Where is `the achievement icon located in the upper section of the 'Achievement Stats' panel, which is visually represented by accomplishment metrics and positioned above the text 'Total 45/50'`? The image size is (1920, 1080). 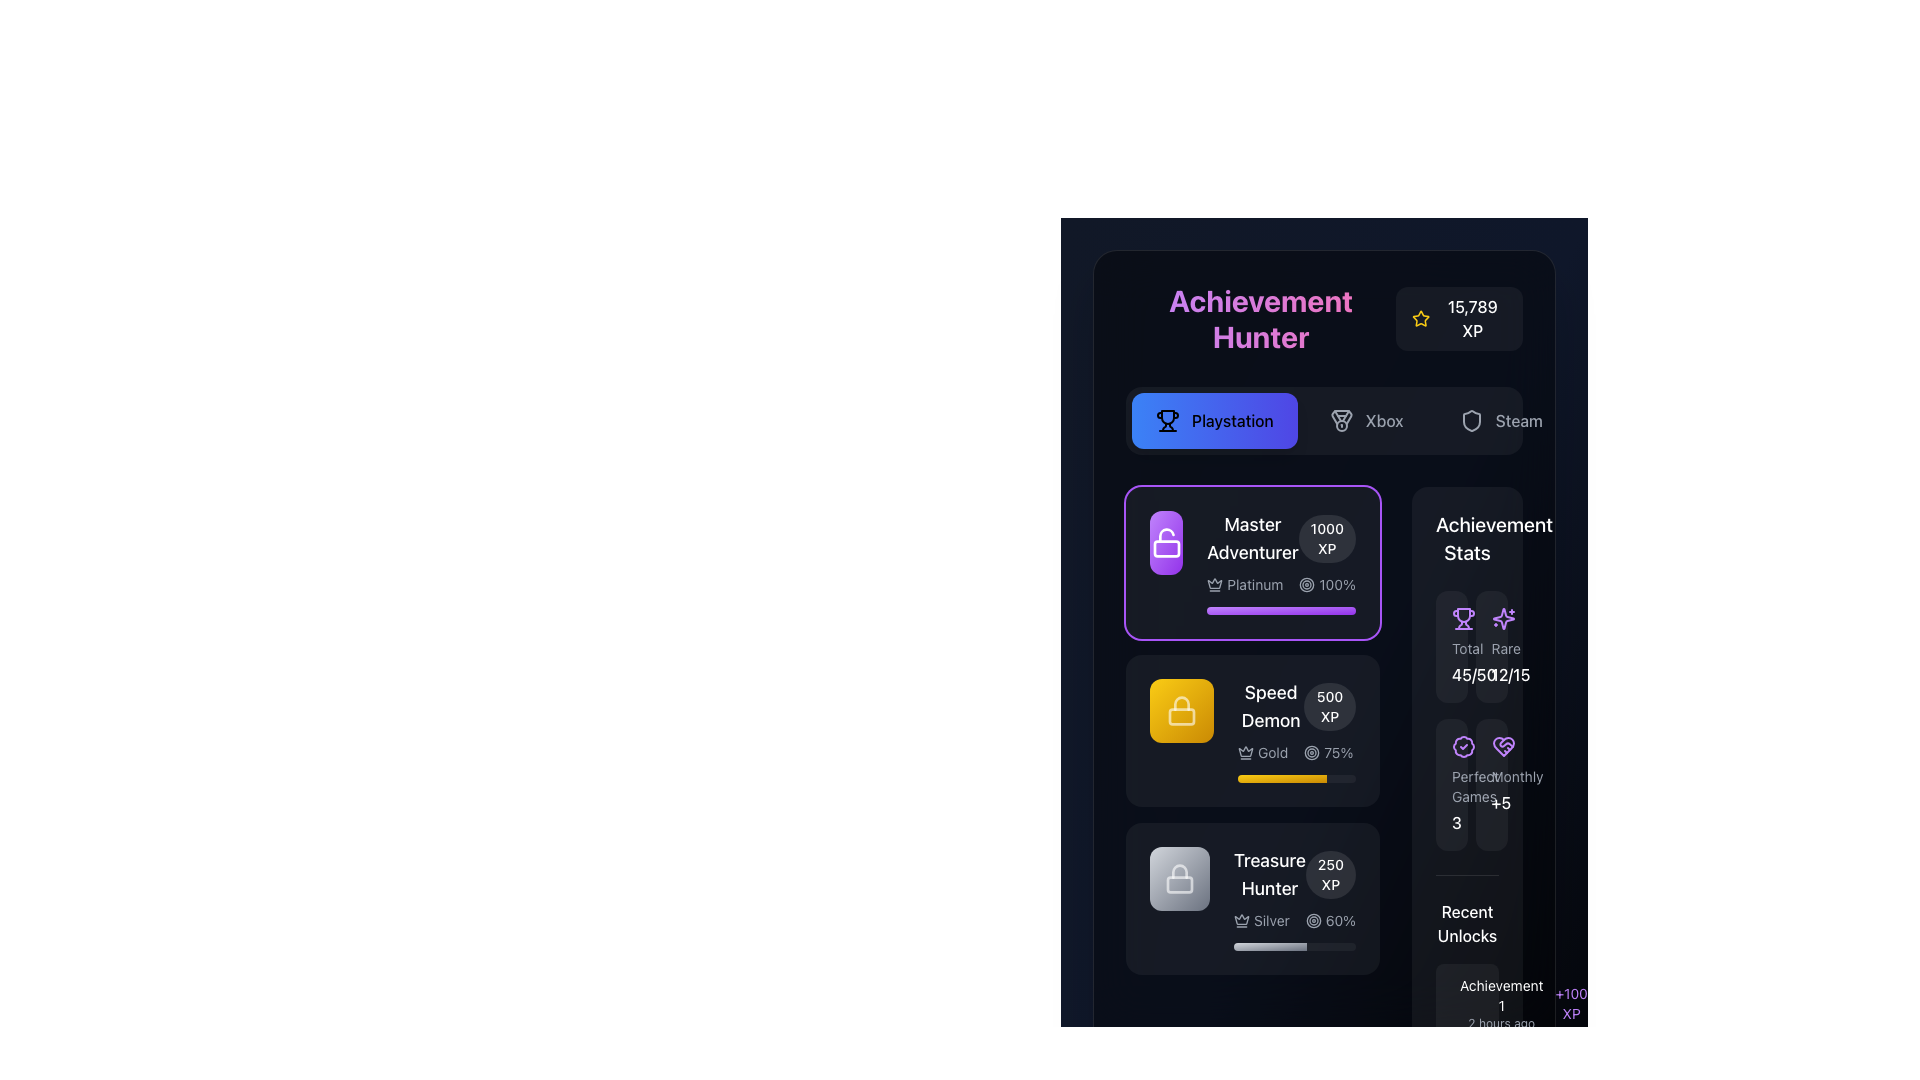
the achievement icon located in the upper section of the 'Achievement Stats' panel, which is visually represented by accomplishment metrics and positioned above the text 'Total 45/50' is located at coordinates (1464, 617).